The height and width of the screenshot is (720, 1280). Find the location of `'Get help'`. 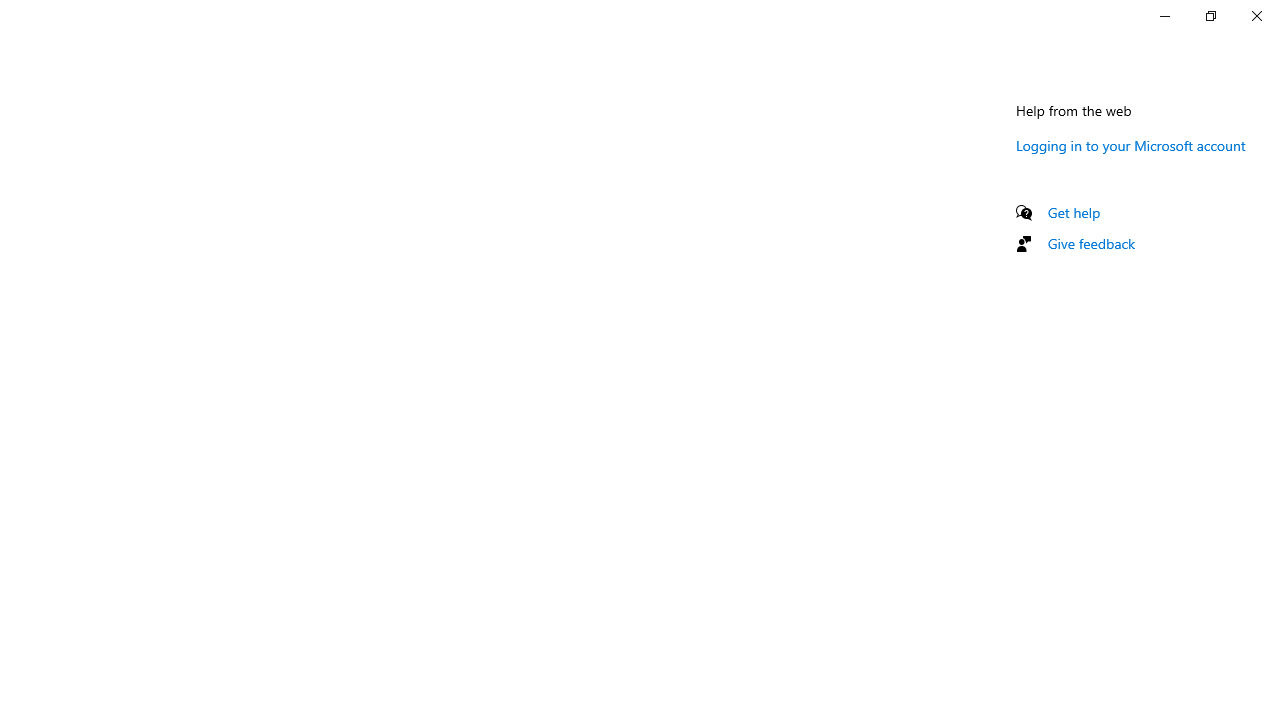

'Get help' is located at coordinates (1073, 212).